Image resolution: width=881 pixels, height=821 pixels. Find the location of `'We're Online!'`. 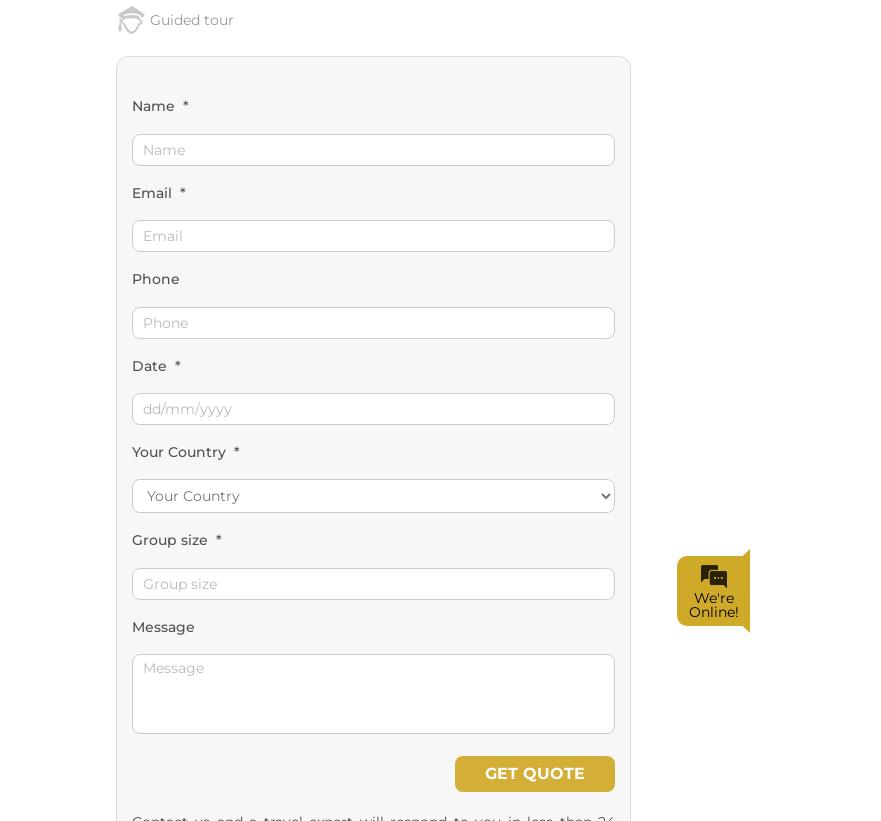

'We're Online!' is located at coordinates (686, 192).